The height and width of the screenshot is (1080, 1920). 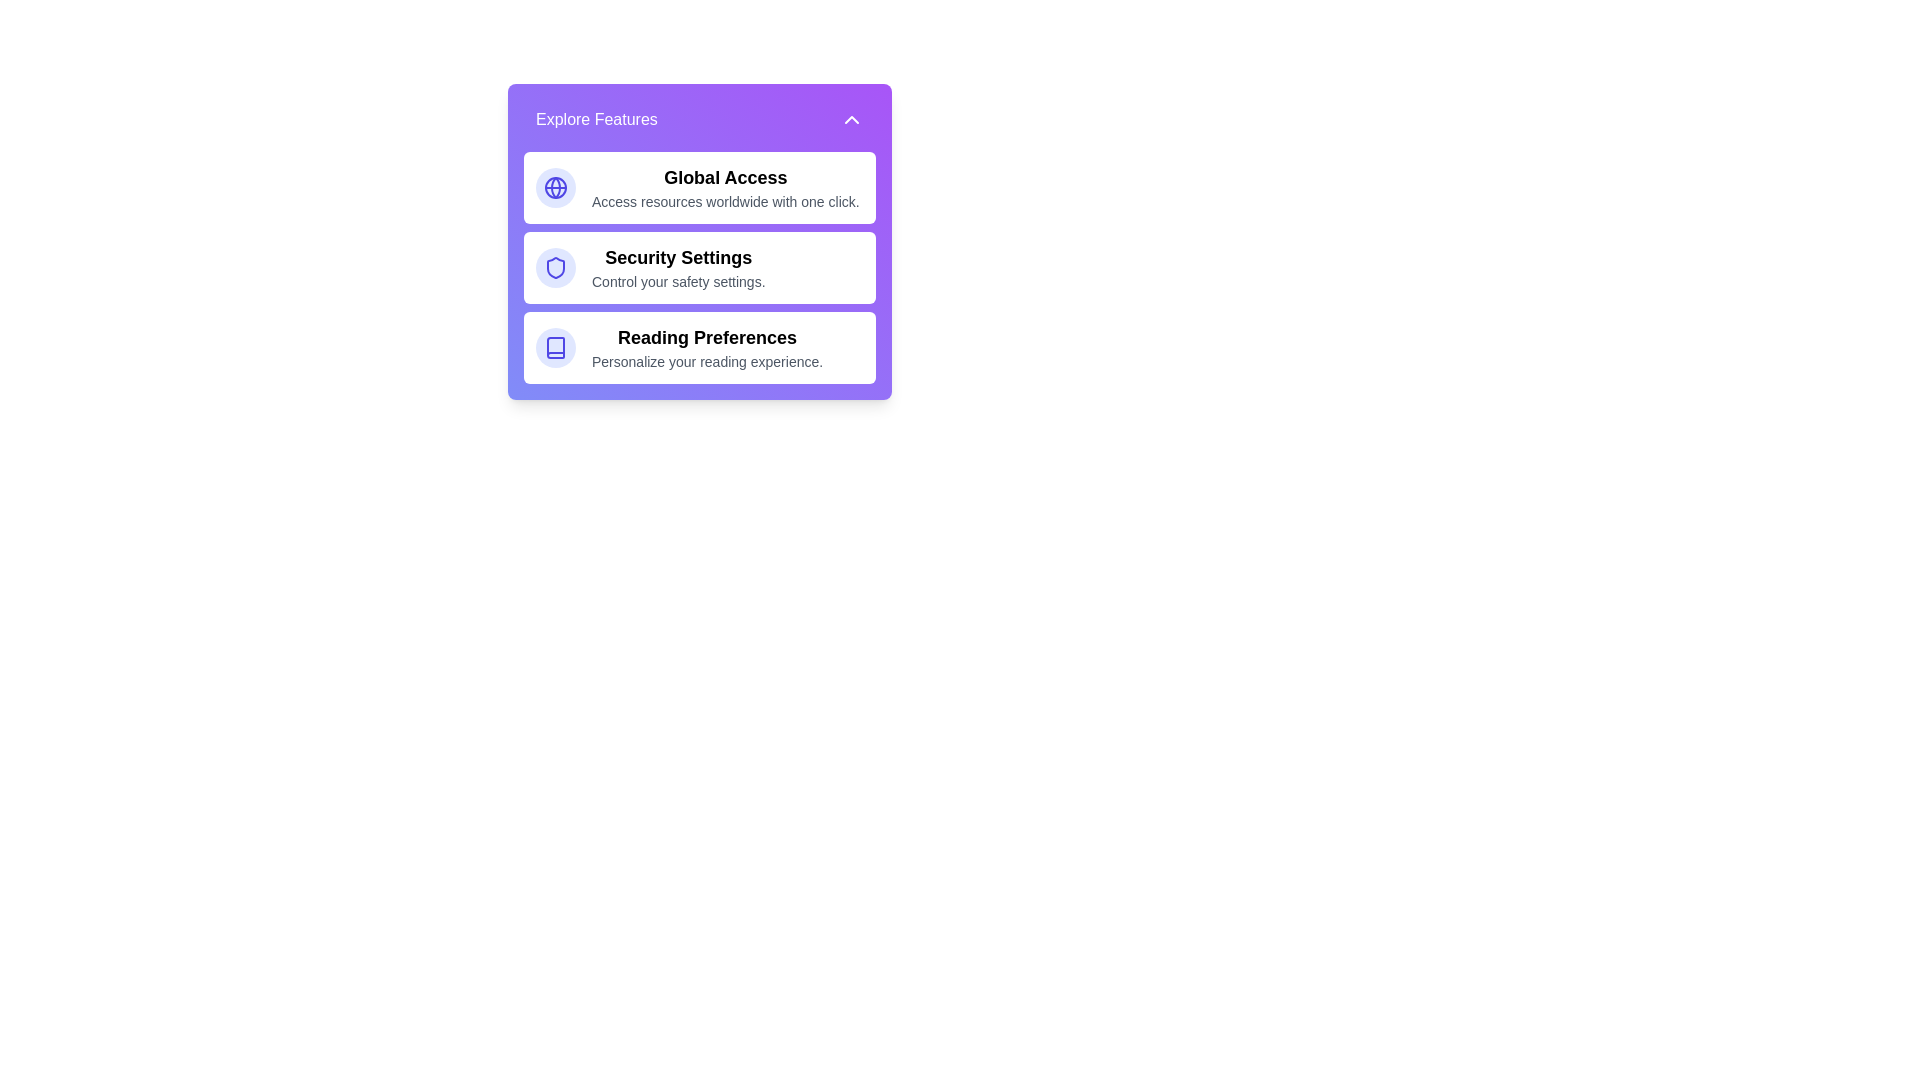 What do you see at coordinates (678, 281) in the screenshot?
I see `the text element displaying 'Control your safety settings.' which is positioned directly underneath 'Security Settings' in the purple panel titled 'Explore Features.'` at bounding box center [678, 281].